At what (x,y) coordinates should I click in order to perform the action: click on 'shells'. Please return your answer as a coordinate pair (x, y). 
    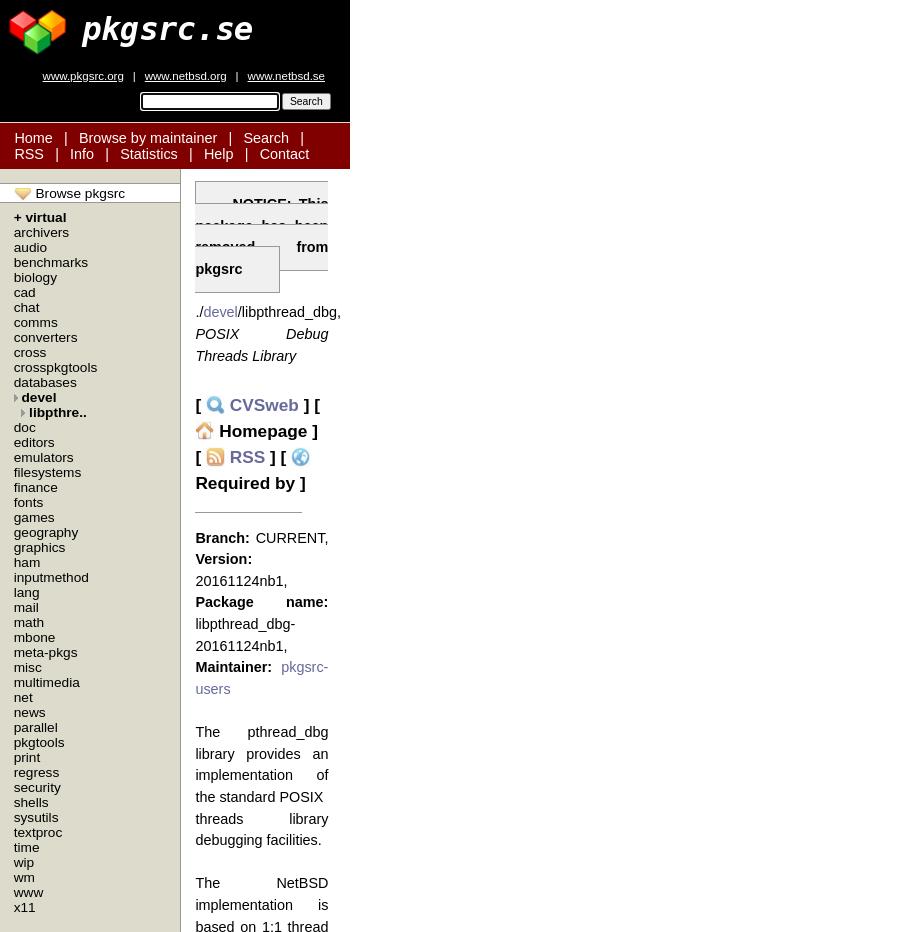
    Looking at the image, I should click on (29, 802).